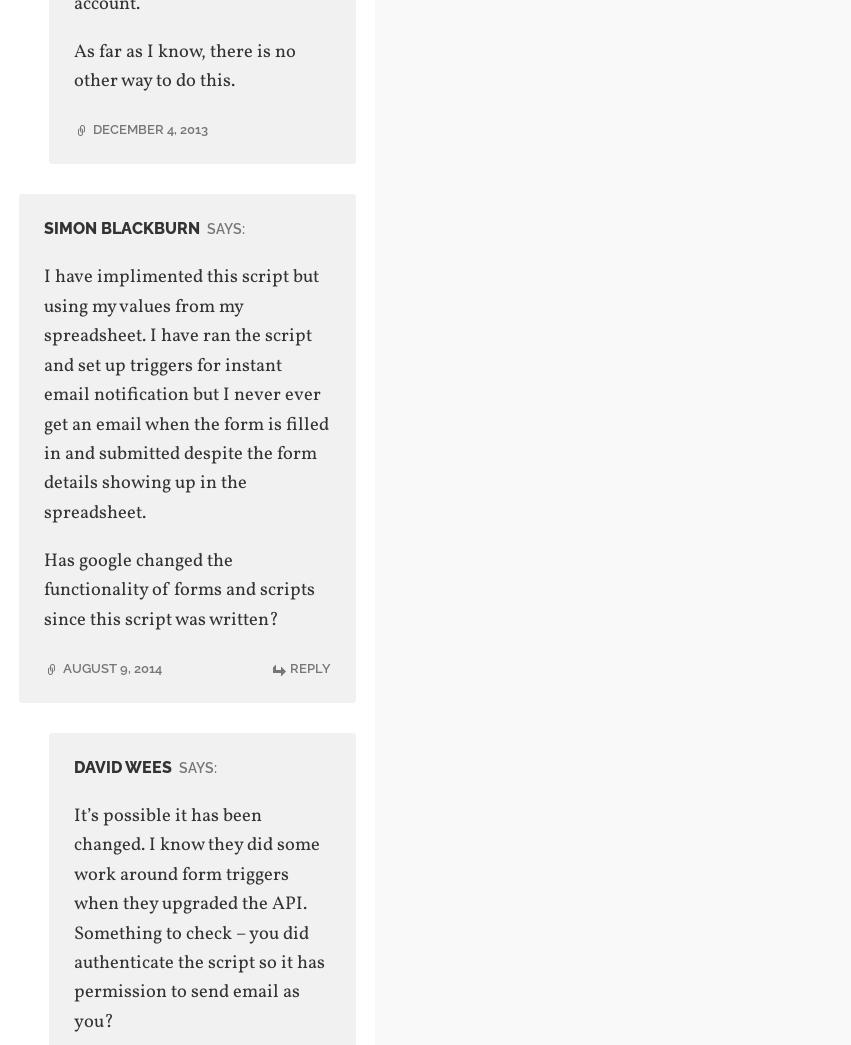 The image size is (851, 1045). I want to click on 'August 9, 2014', so click(110, 667).